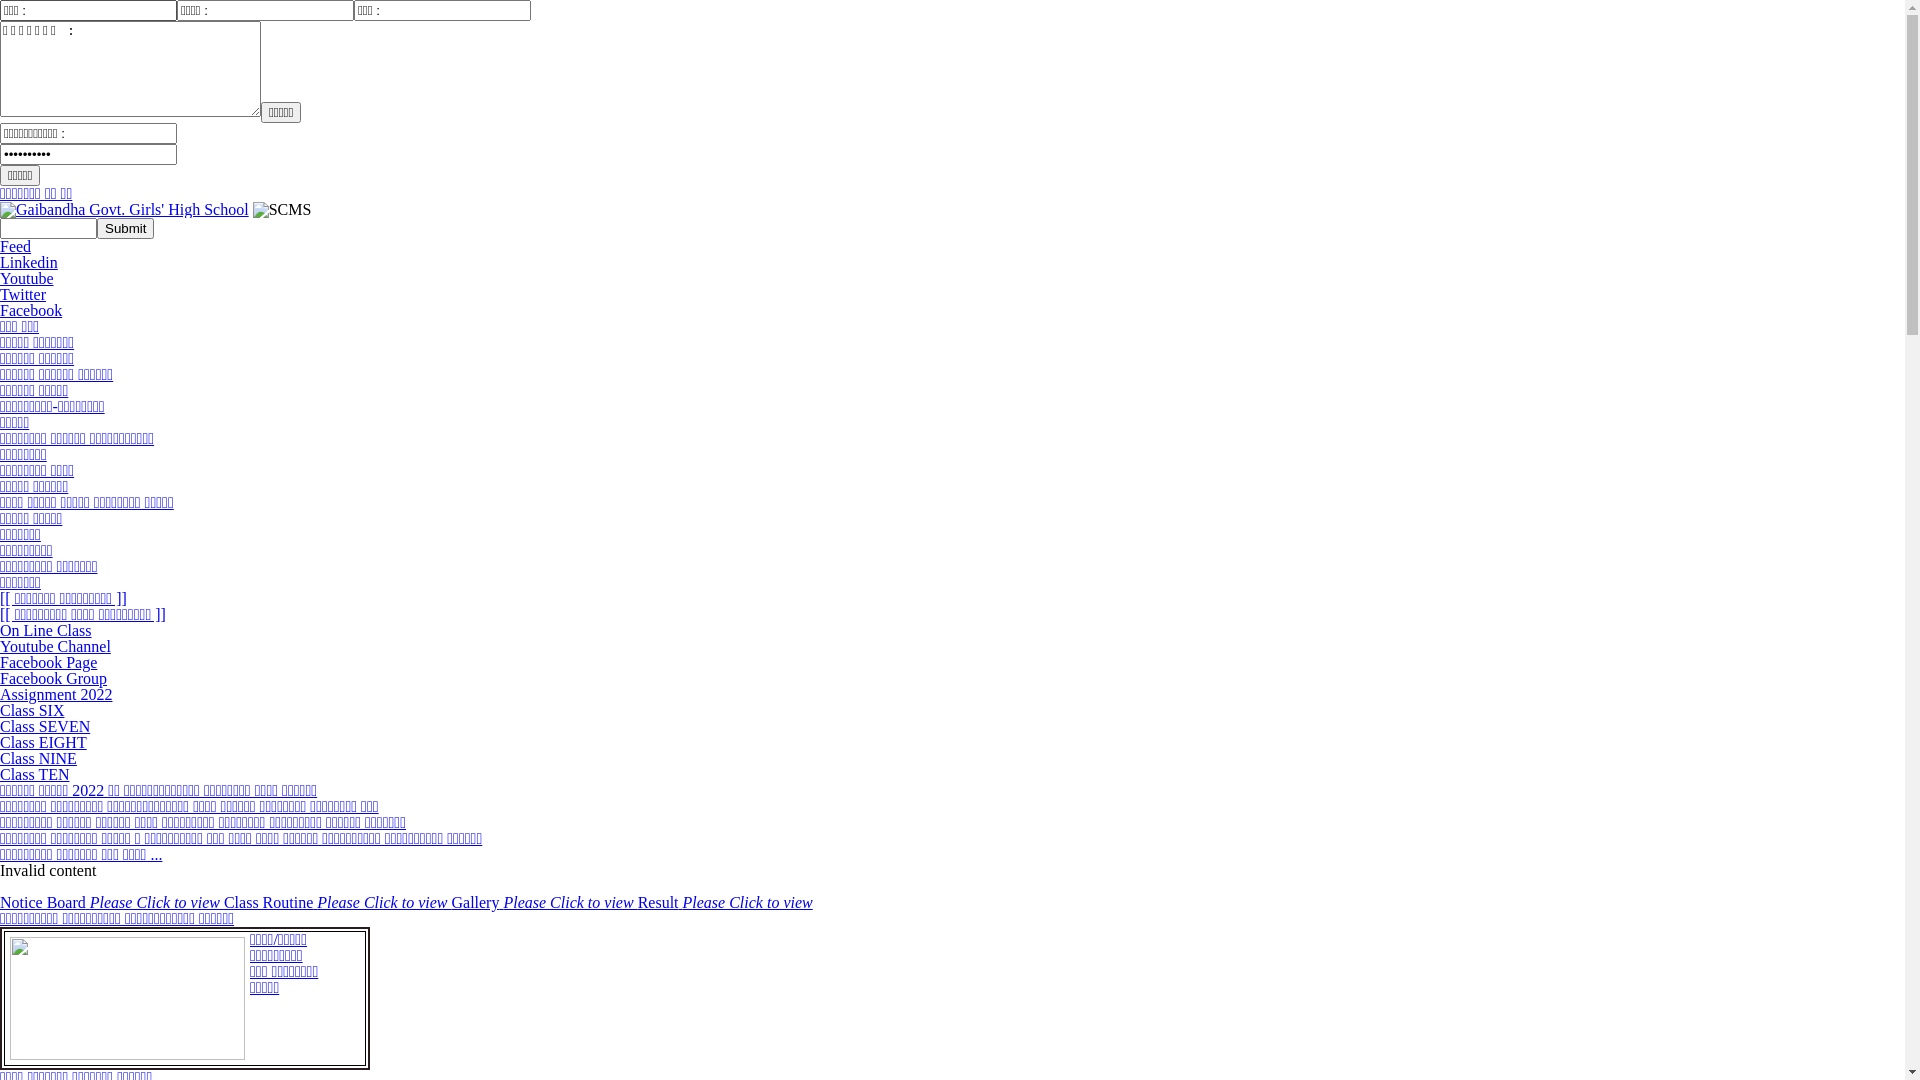 This screenshot has width=1920, height=1080. I want to click on 'Class SEVEN', so click(44, 726).